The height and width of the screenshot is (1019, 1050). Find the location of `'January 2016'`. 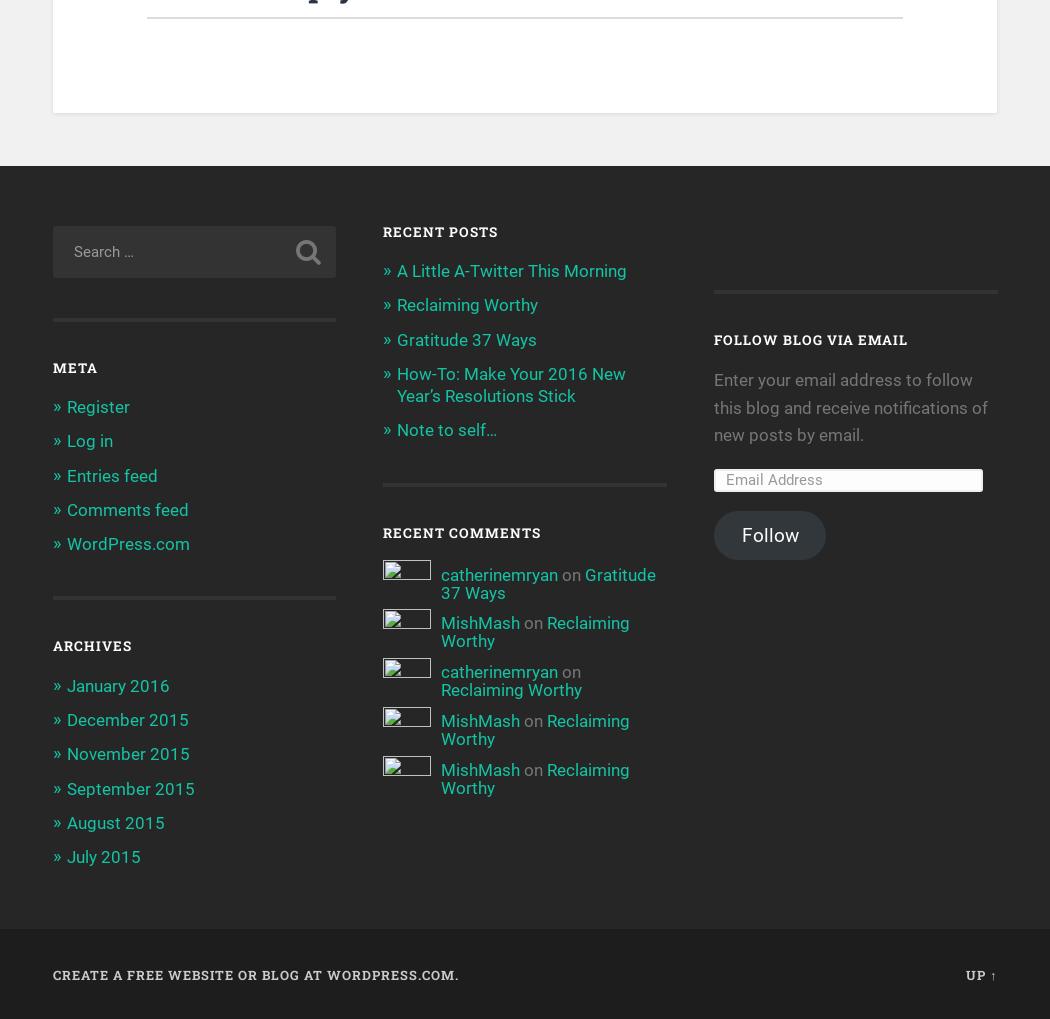

'January 2016' is located at coordinates (116, 683).